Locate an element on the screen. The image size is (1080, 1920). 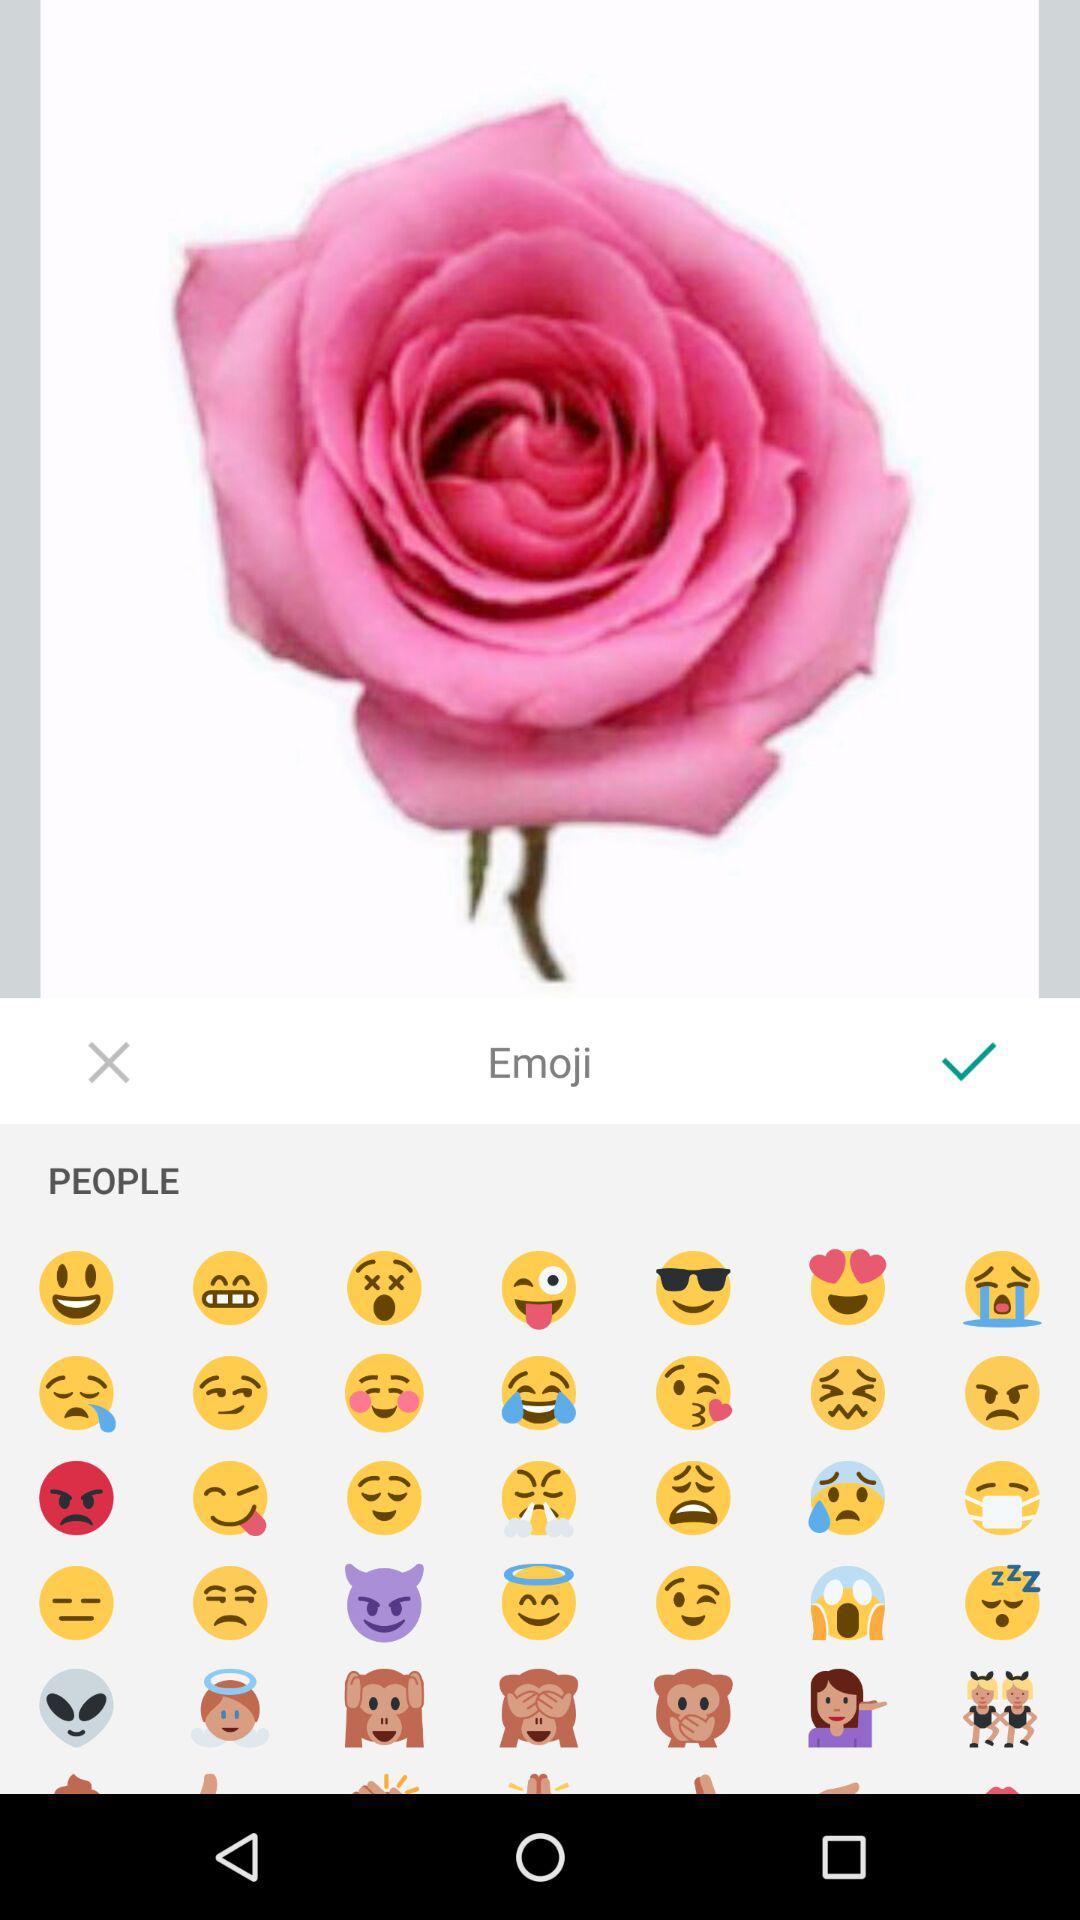
emoji is located at coordinates (384, 1498).